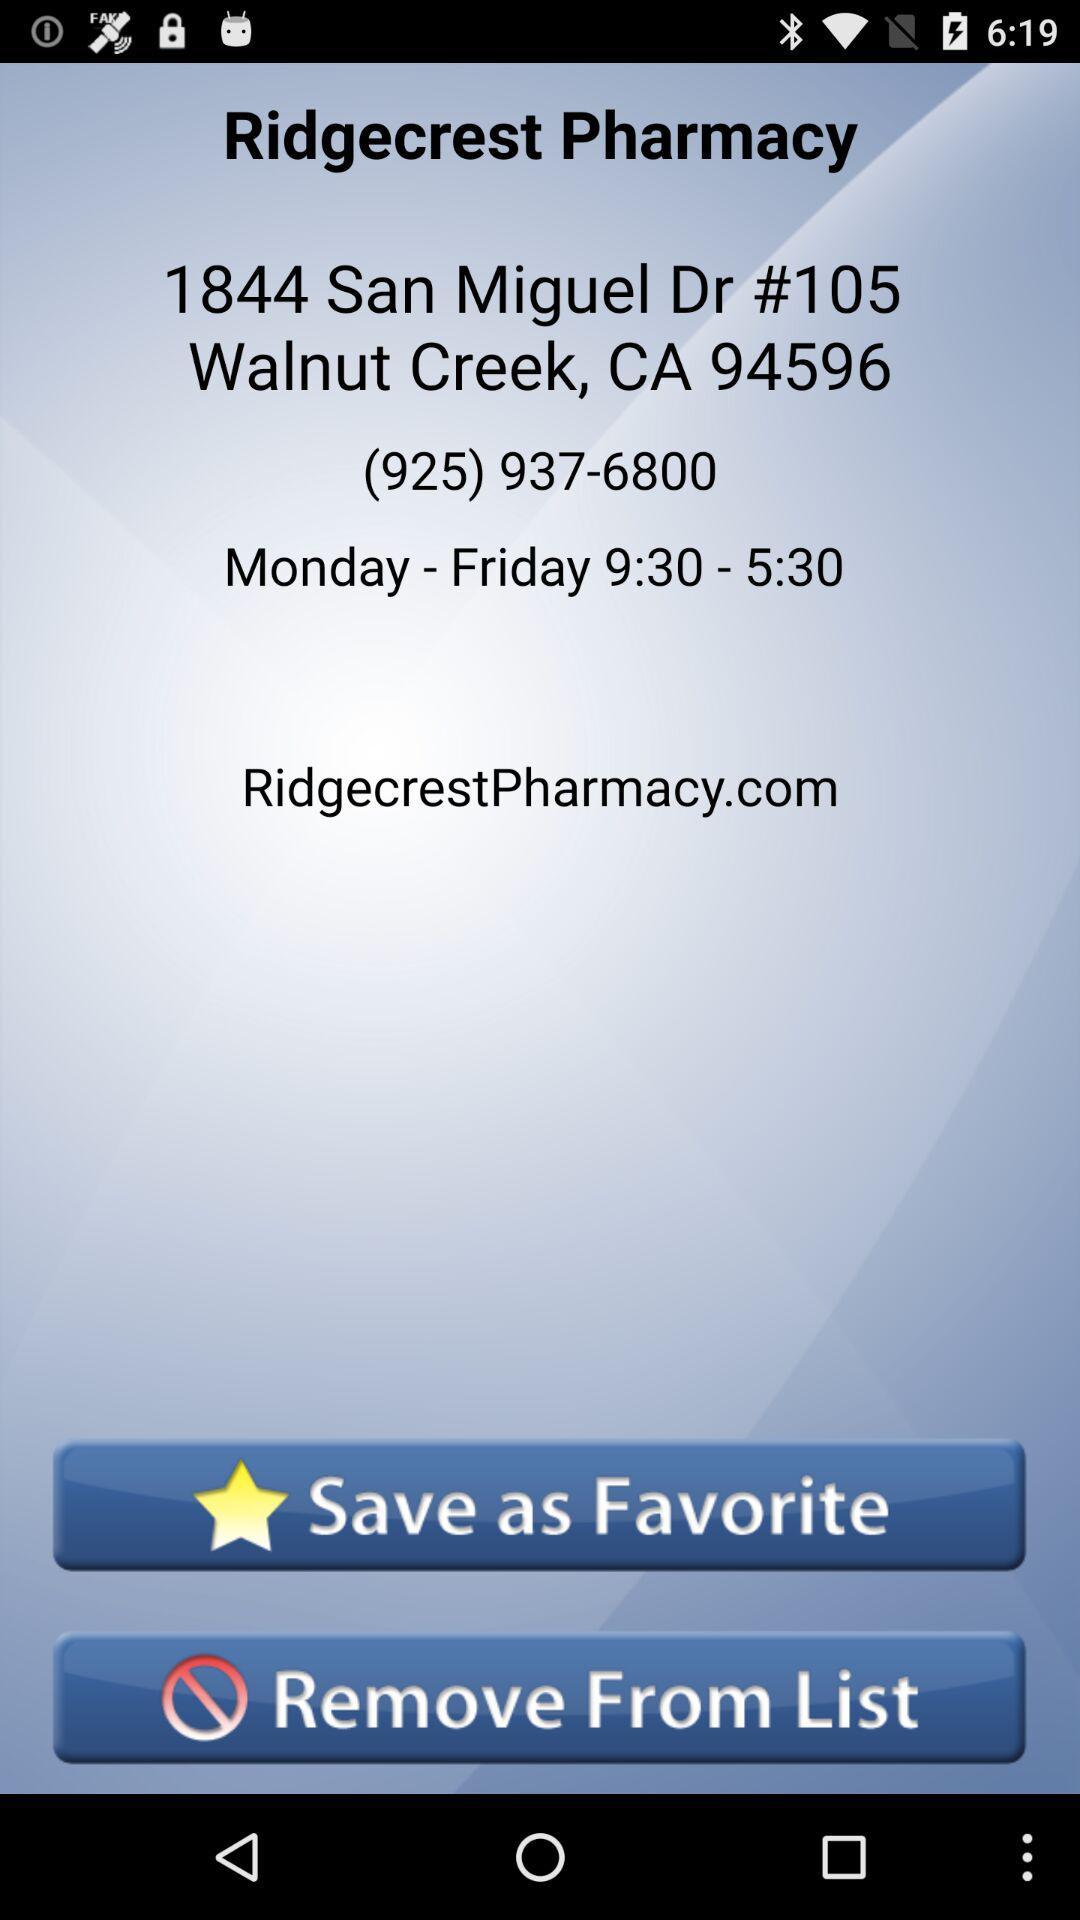 This screenshot has height=1920, width=1080. What do you see at coordinates (538, 1504) in the screenshot?
I see `icon below the ridgecrestpharmacy.com icon` at bounding box center [538, 1504].